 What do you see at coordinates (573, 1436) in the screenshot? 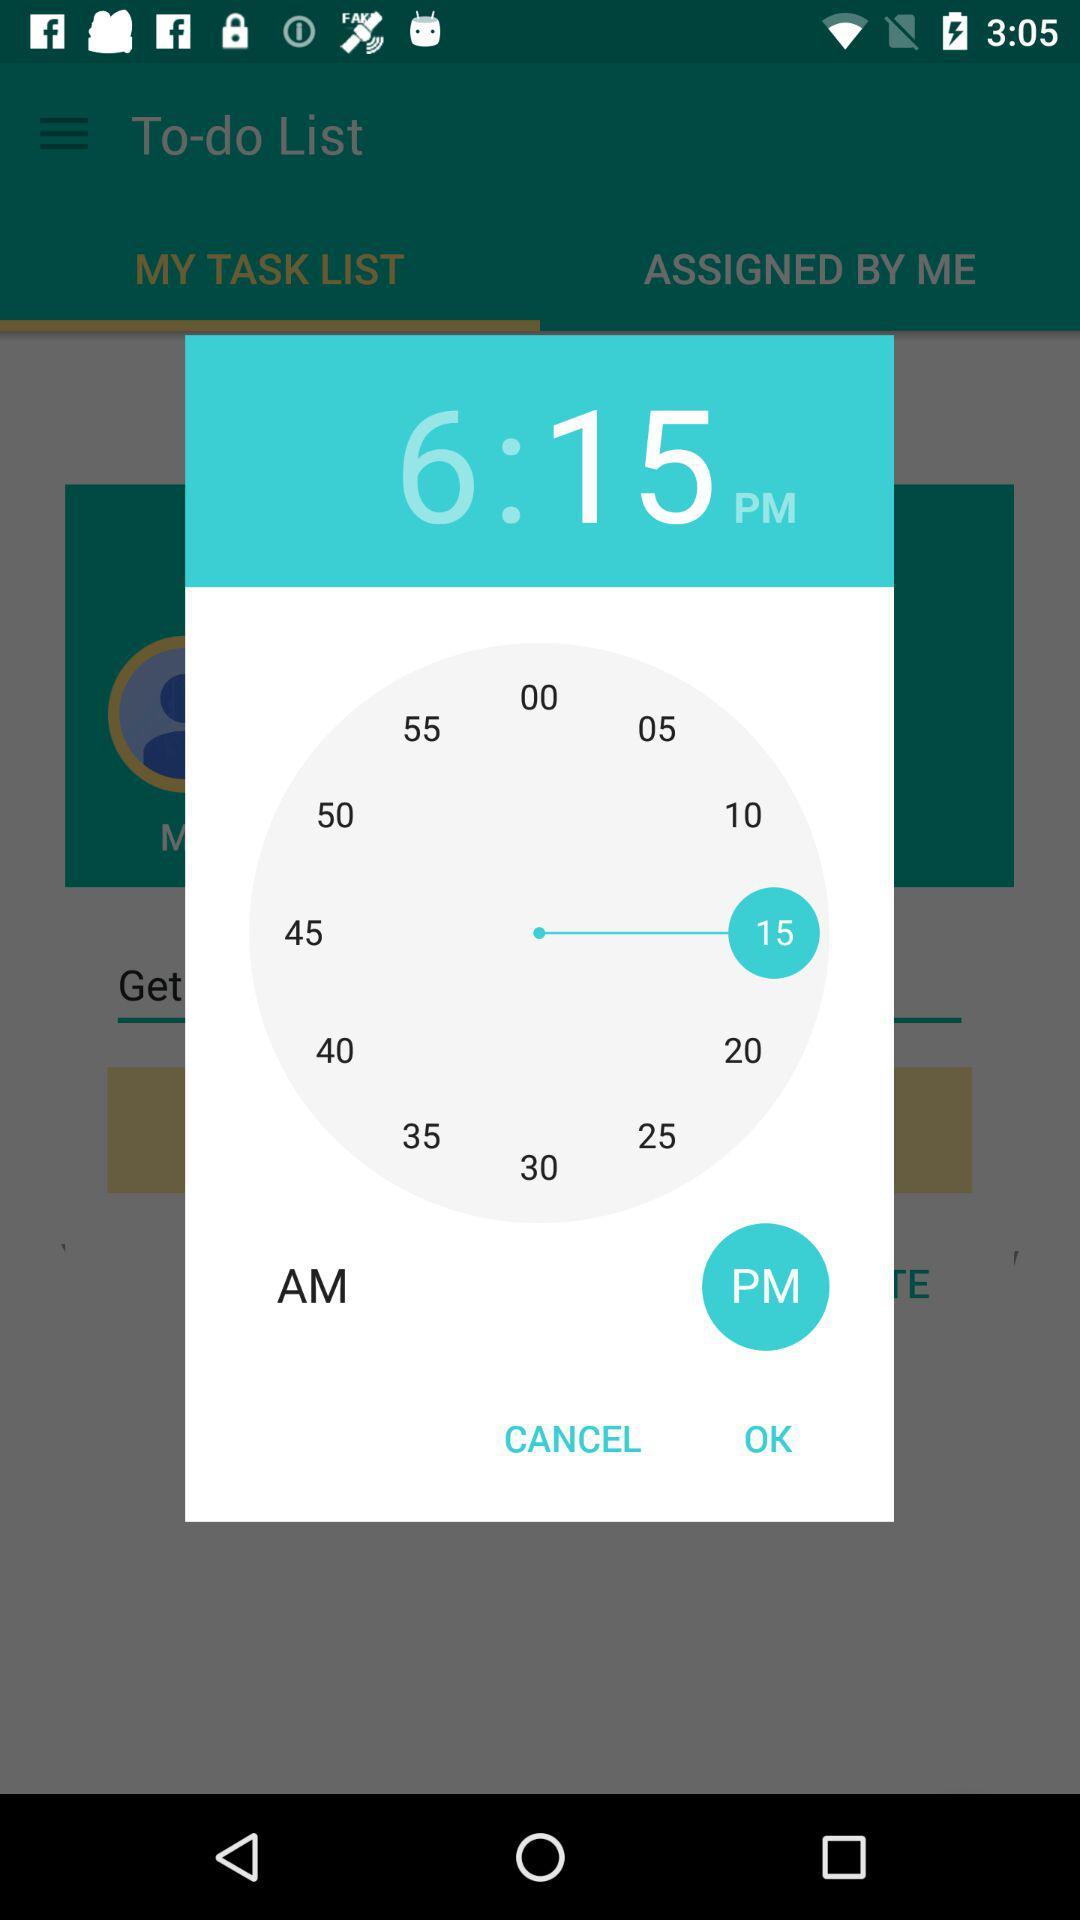
I see `item next to the ok item` at bounding box center [573, 1436].